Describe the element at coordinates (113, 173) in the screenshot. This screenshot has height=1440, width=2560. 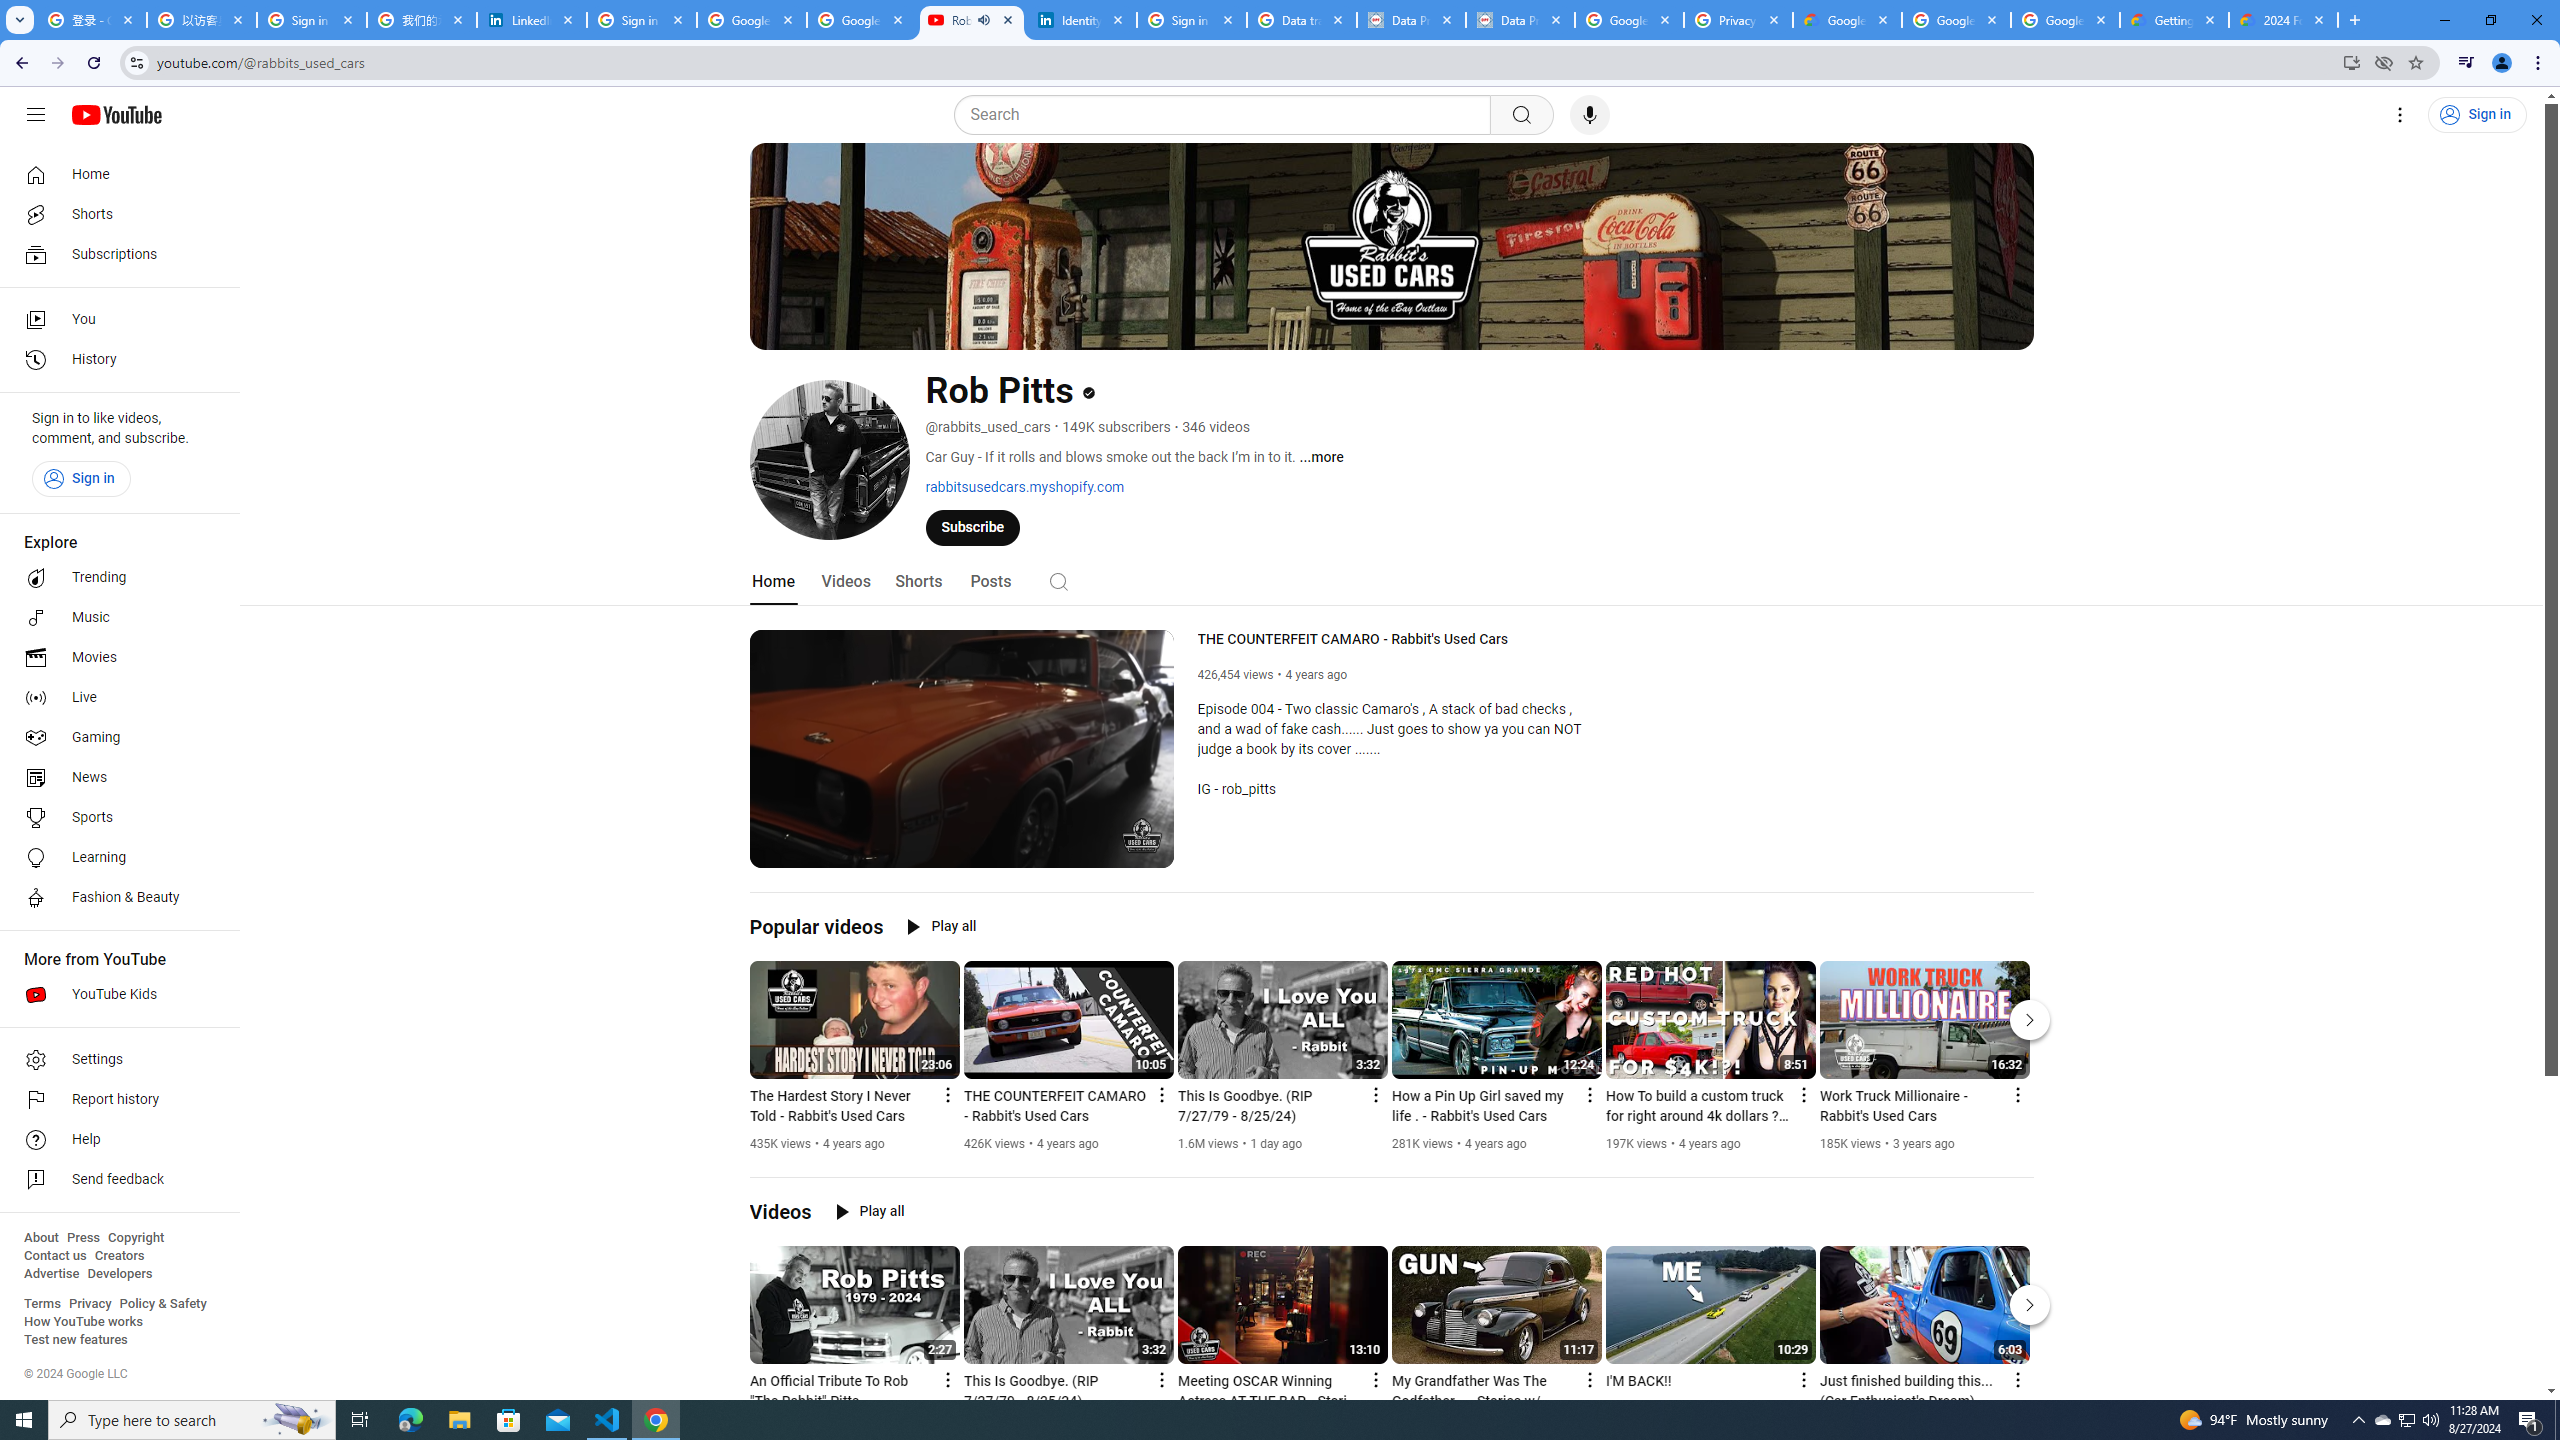
I see `'Home'` at that location.